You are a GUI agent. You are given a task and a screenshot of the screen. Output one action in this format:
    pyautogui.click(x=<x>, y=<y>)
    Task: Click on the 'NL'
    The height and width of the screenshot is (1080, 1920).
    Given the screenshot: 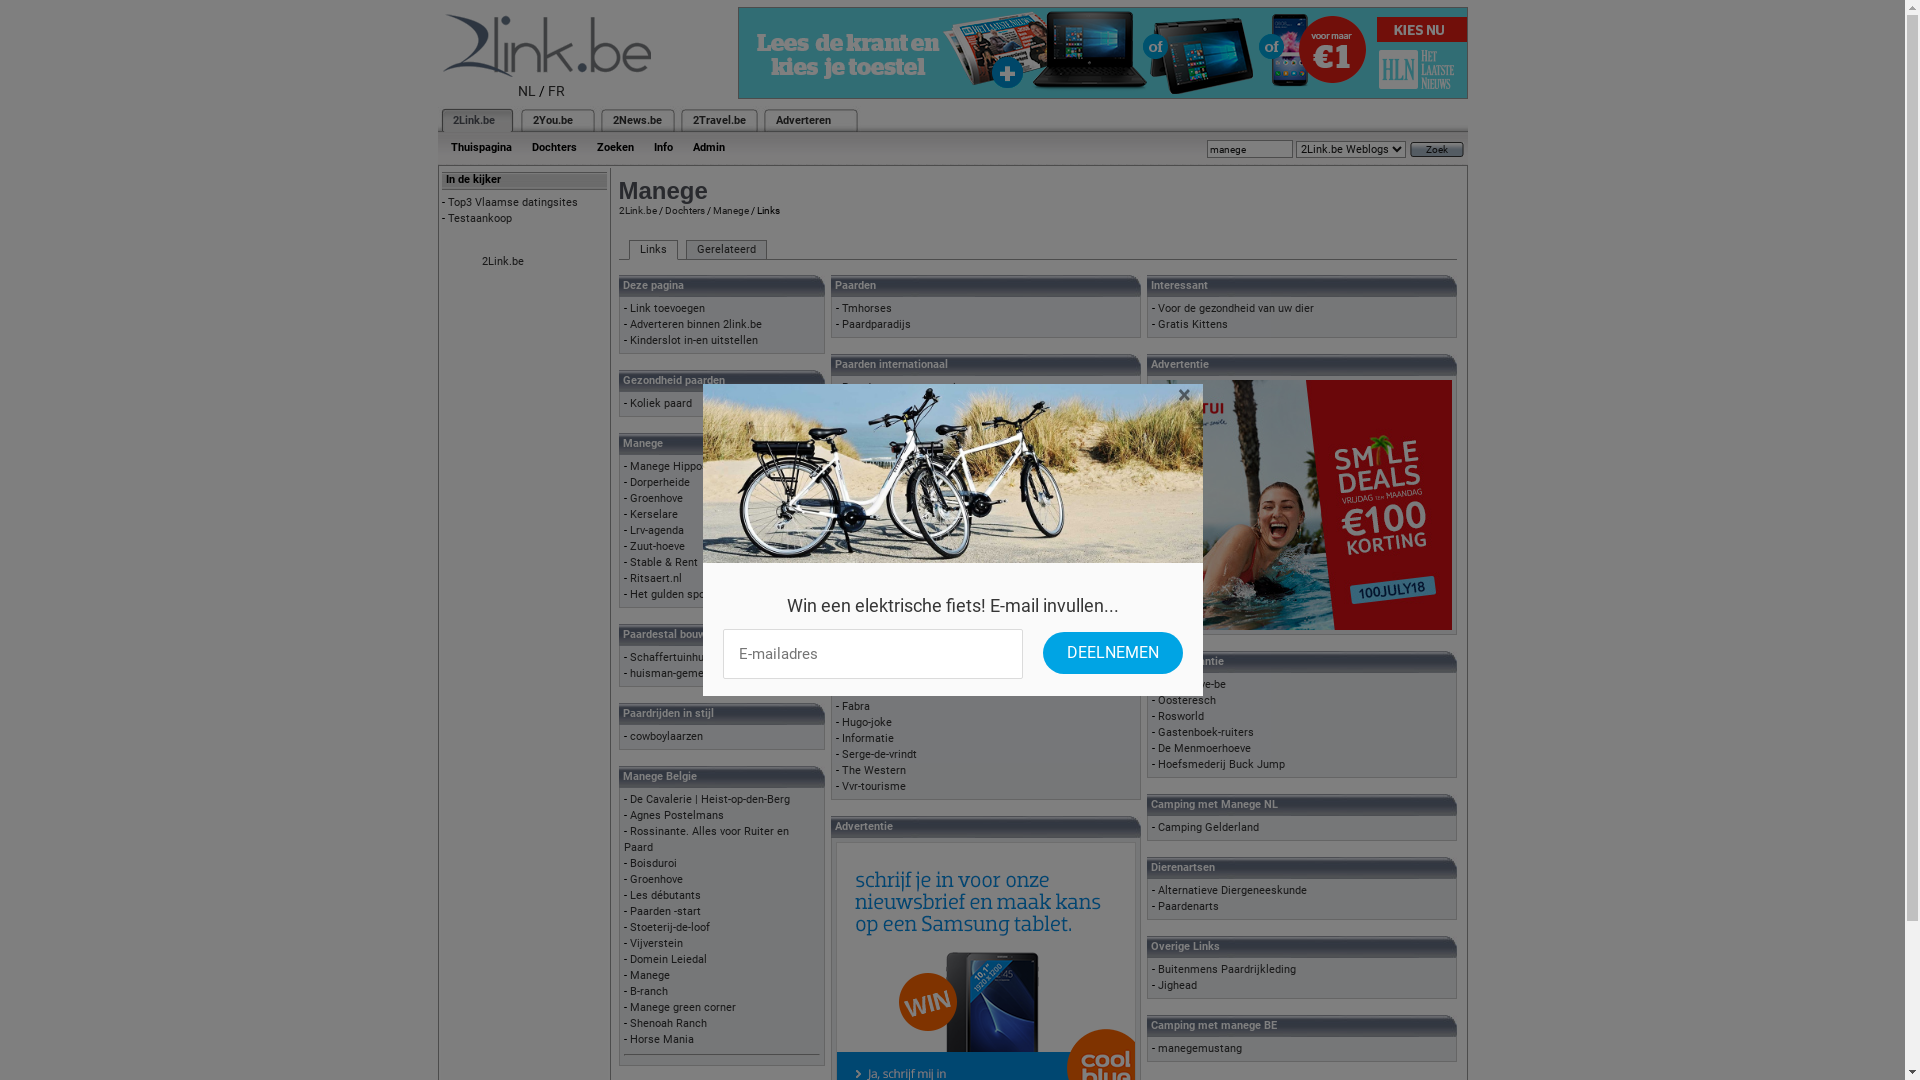 What is the action you would take?
    pyautogui.click(x=527, y=91)
    